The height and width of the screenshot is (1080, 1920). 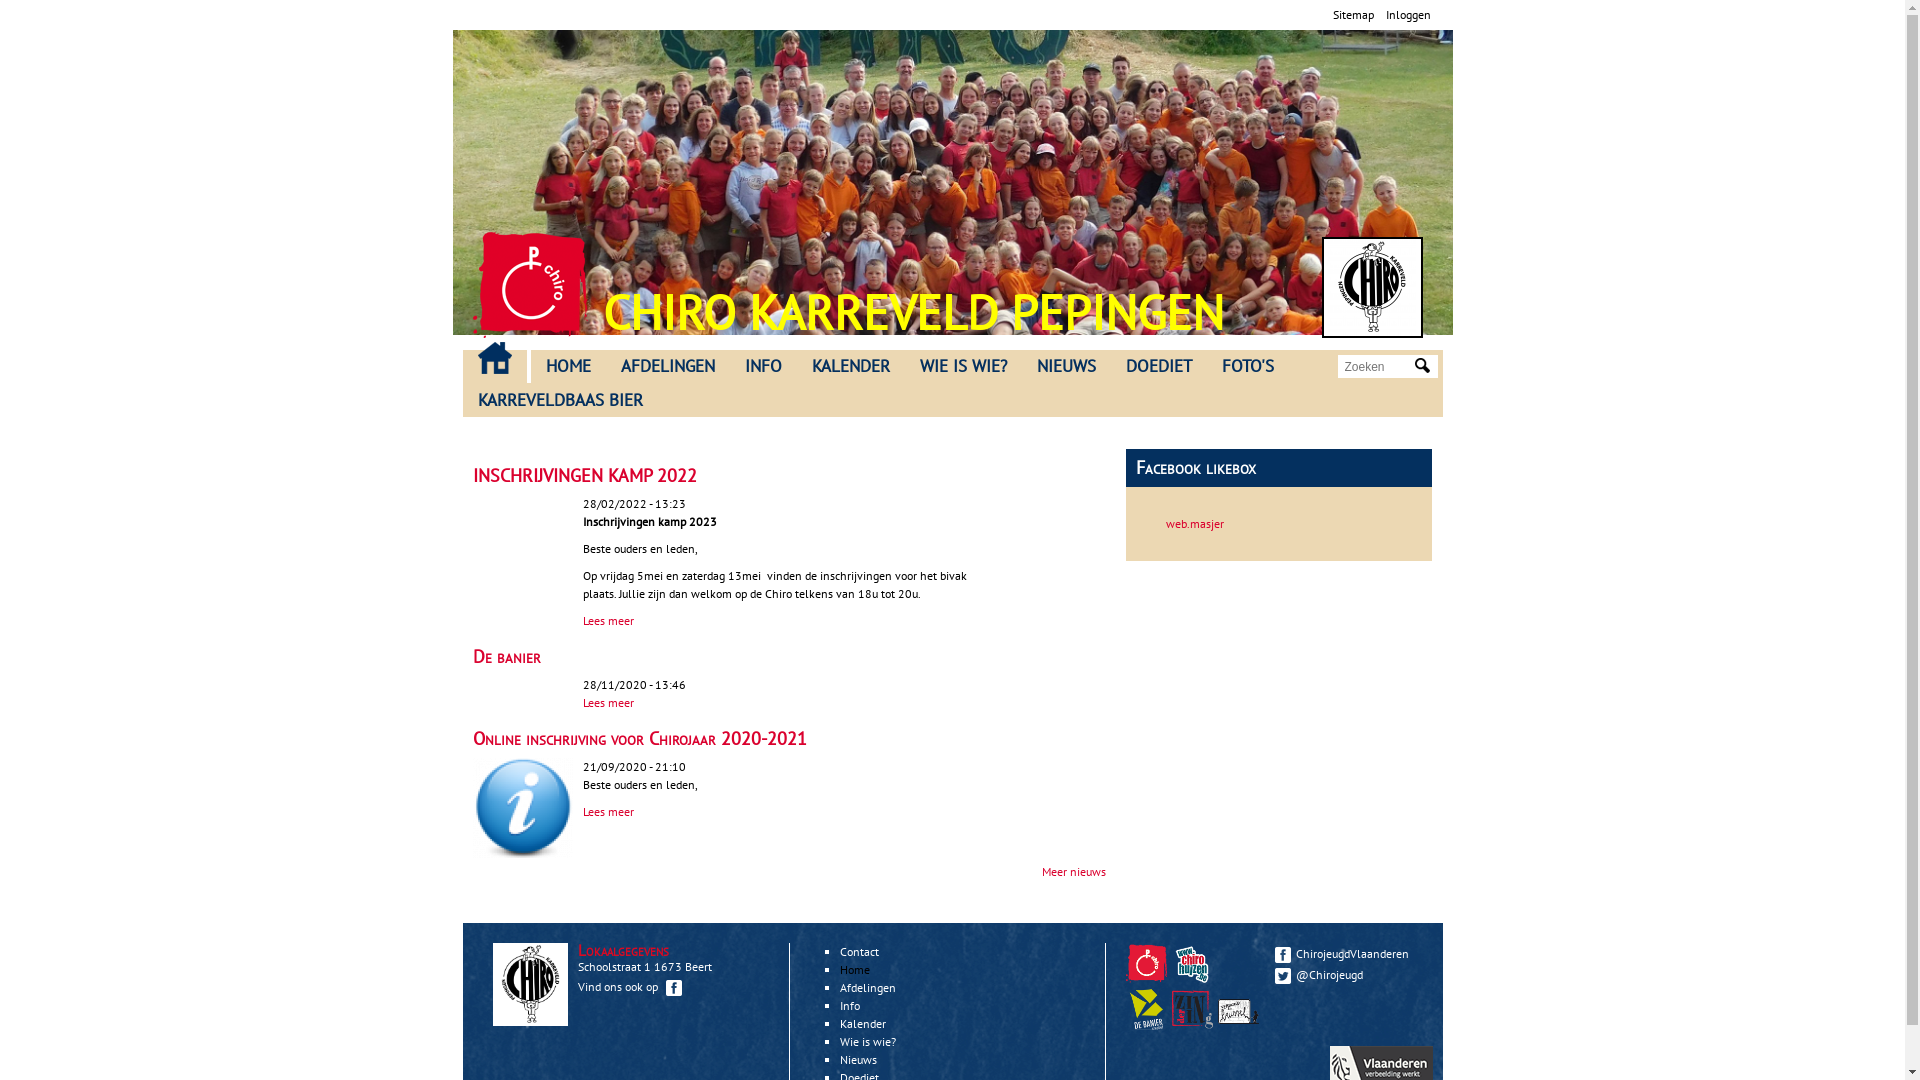 What do you see at coordinates (1040, 870) in the screenshot?
I see `'Meer nieuws'` at bounding box center [1040, 870].